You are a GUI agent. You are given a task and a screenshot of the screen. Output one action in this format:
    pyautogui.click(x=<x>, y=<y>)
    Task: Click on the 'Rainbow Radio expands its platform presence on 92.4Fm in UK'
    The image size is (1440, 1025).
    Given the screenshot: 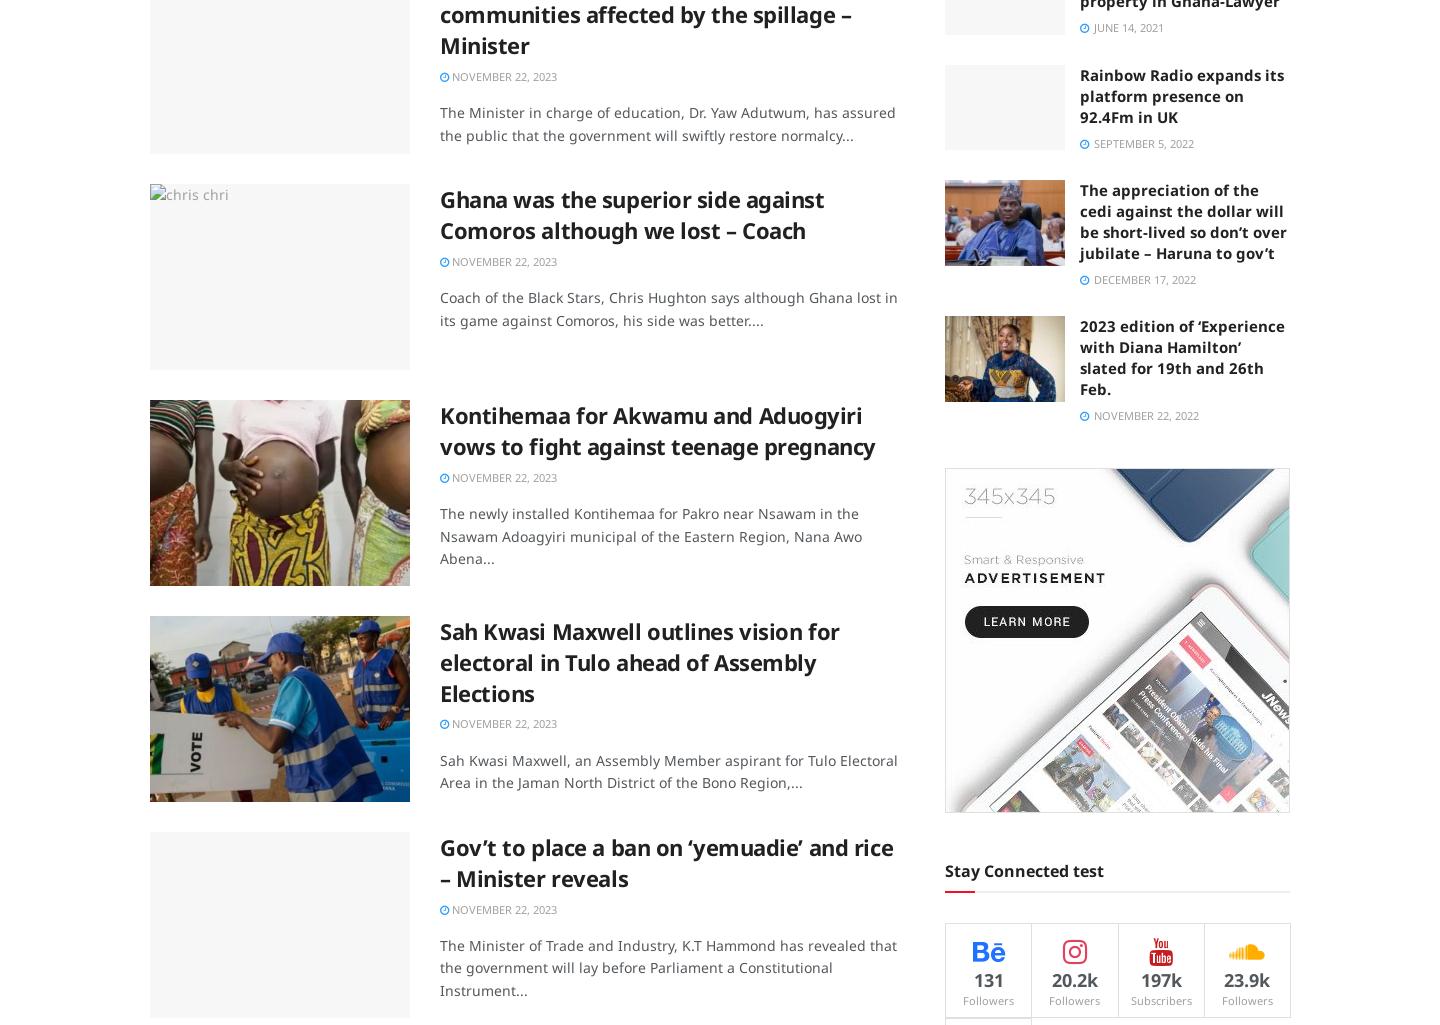 What is the action you would take?
    pyautogui.click(x=1181, y=95)
    